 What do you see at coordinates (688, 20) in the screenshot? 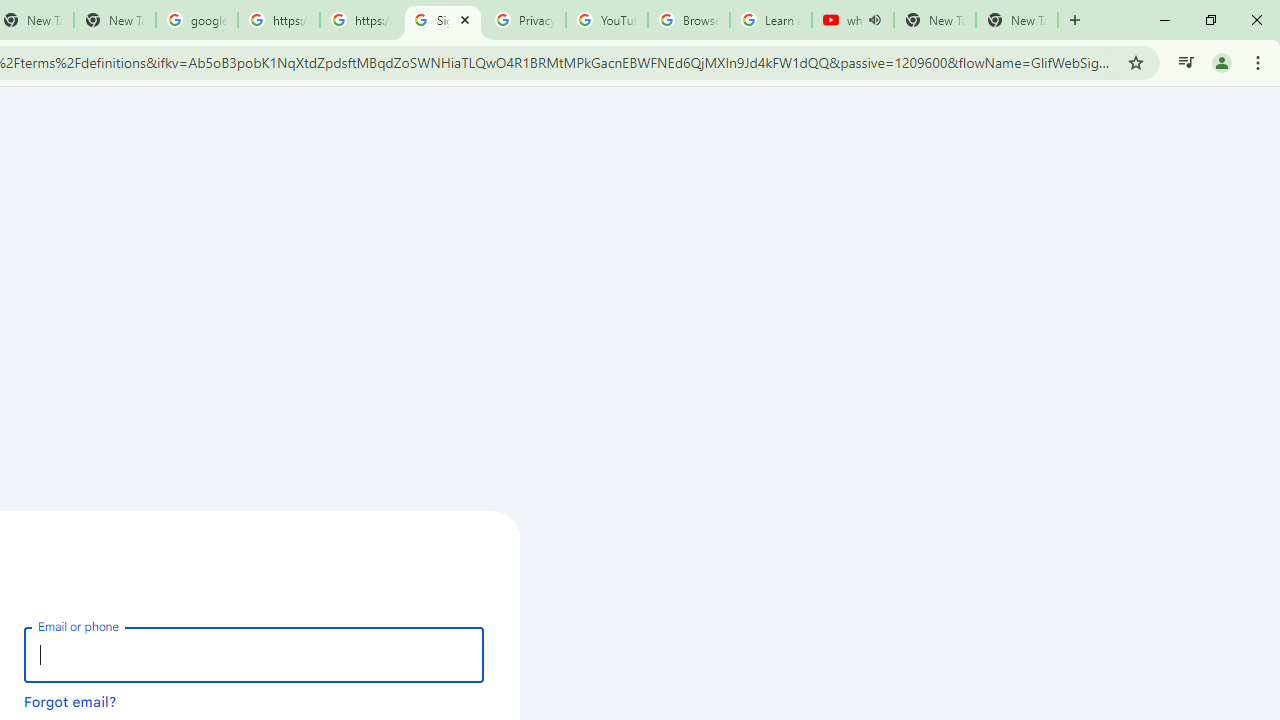
I see `'Browse Chrome as a guest - Computer - Google Chrome Help'` at bounding box center [688, 20].